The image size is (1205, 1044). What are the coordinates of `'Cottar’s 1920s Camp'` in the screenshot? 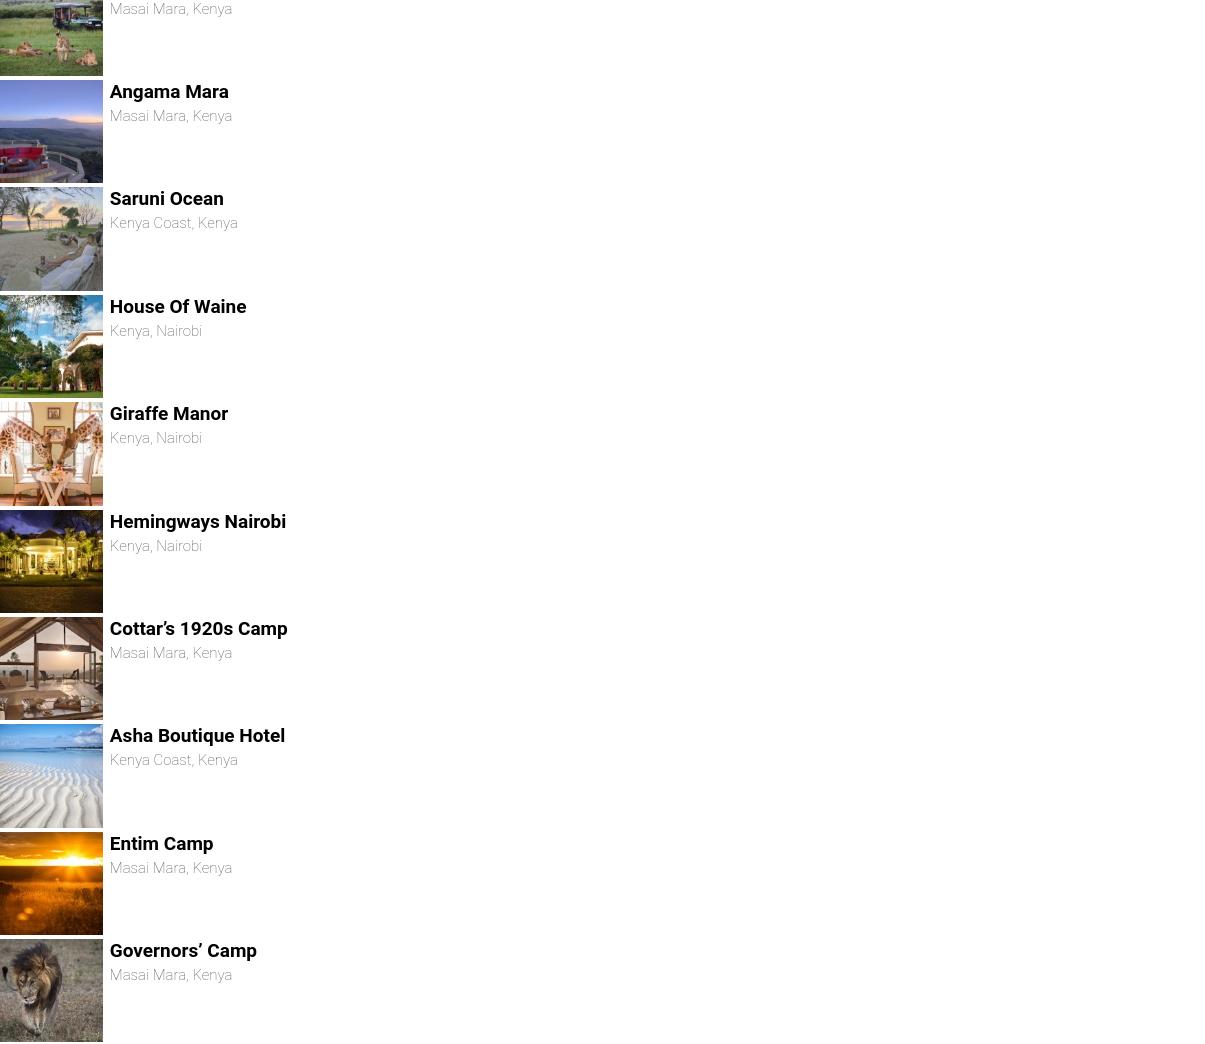 It's located at (196, 627).